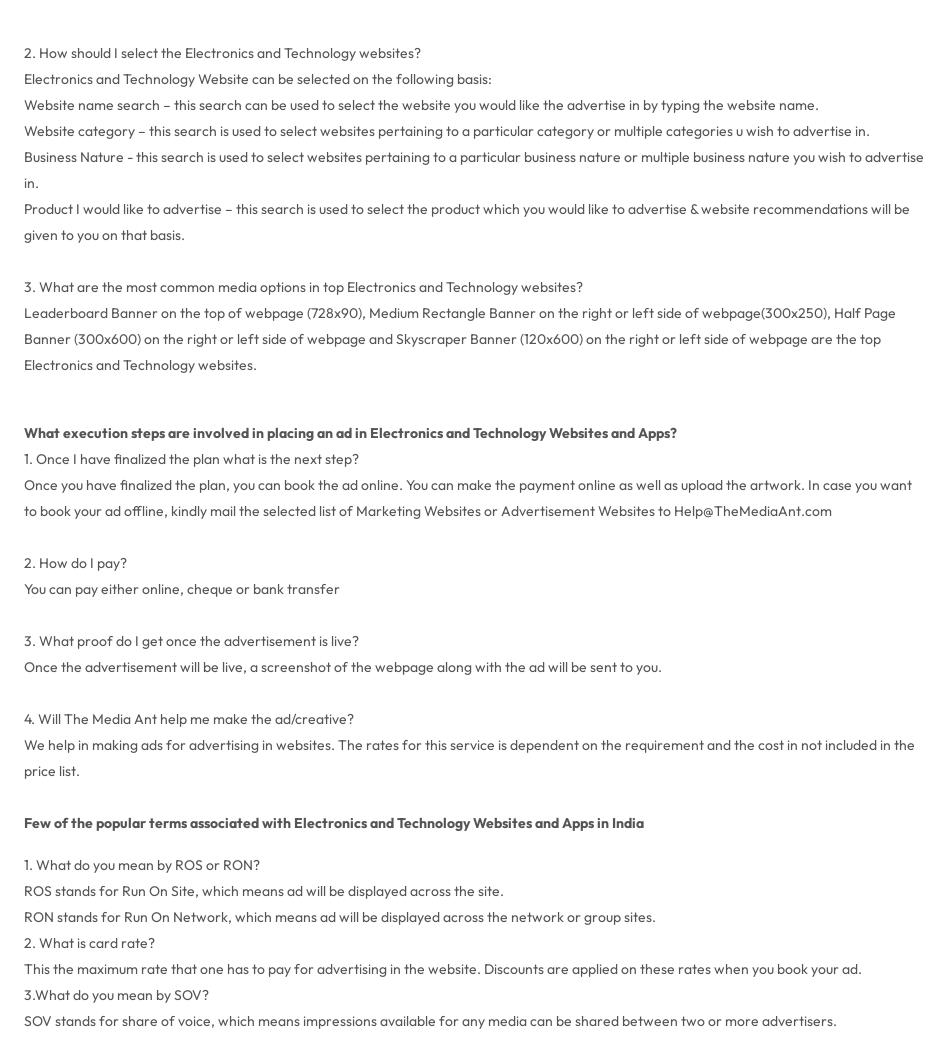  What do you see at coordinates (255, 76) in the screenshot?
I see `'Electronics and Technology Website can be selected on the following basis:'` at bounding box center [255, 76].